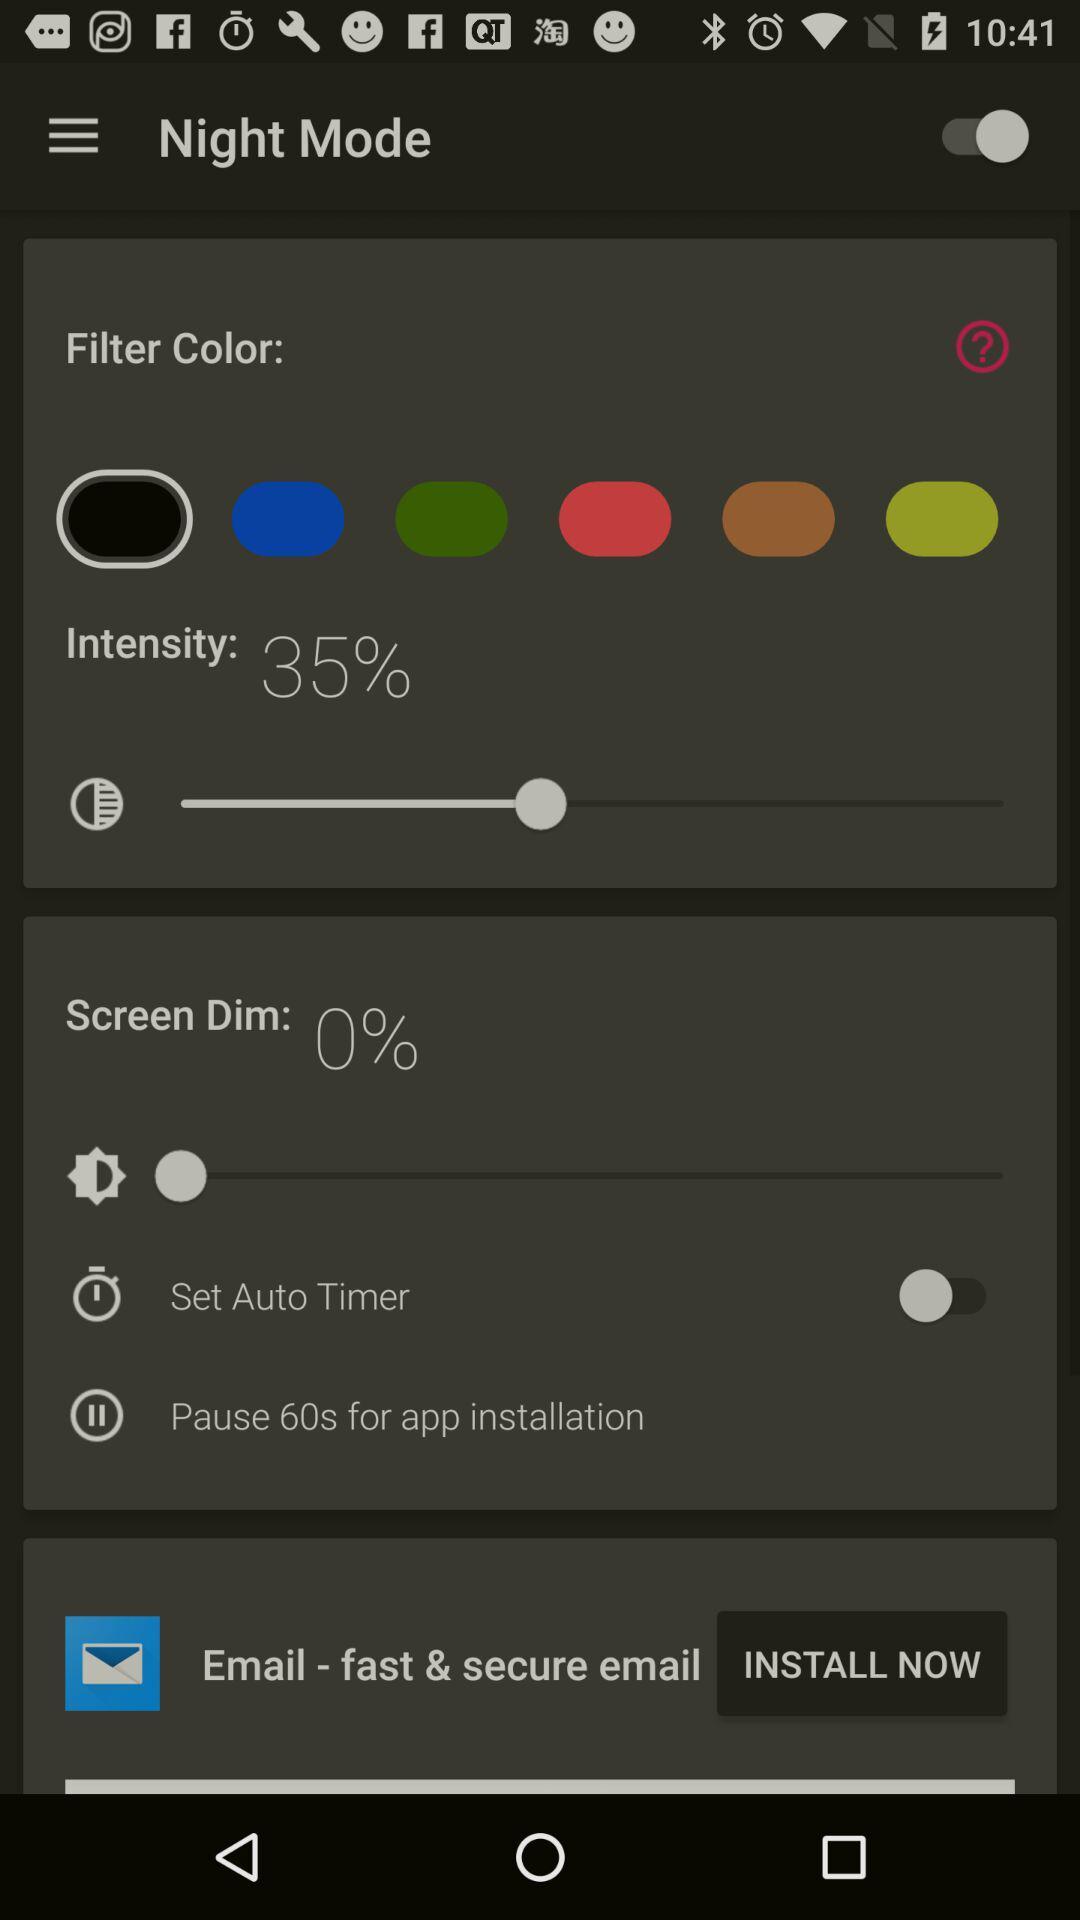 Image resolution: width=1080 pixels, height=1920 pixels. Describe the element at coordinates (112, 1663) in the screenshot. I see `advertisement website` at that location.